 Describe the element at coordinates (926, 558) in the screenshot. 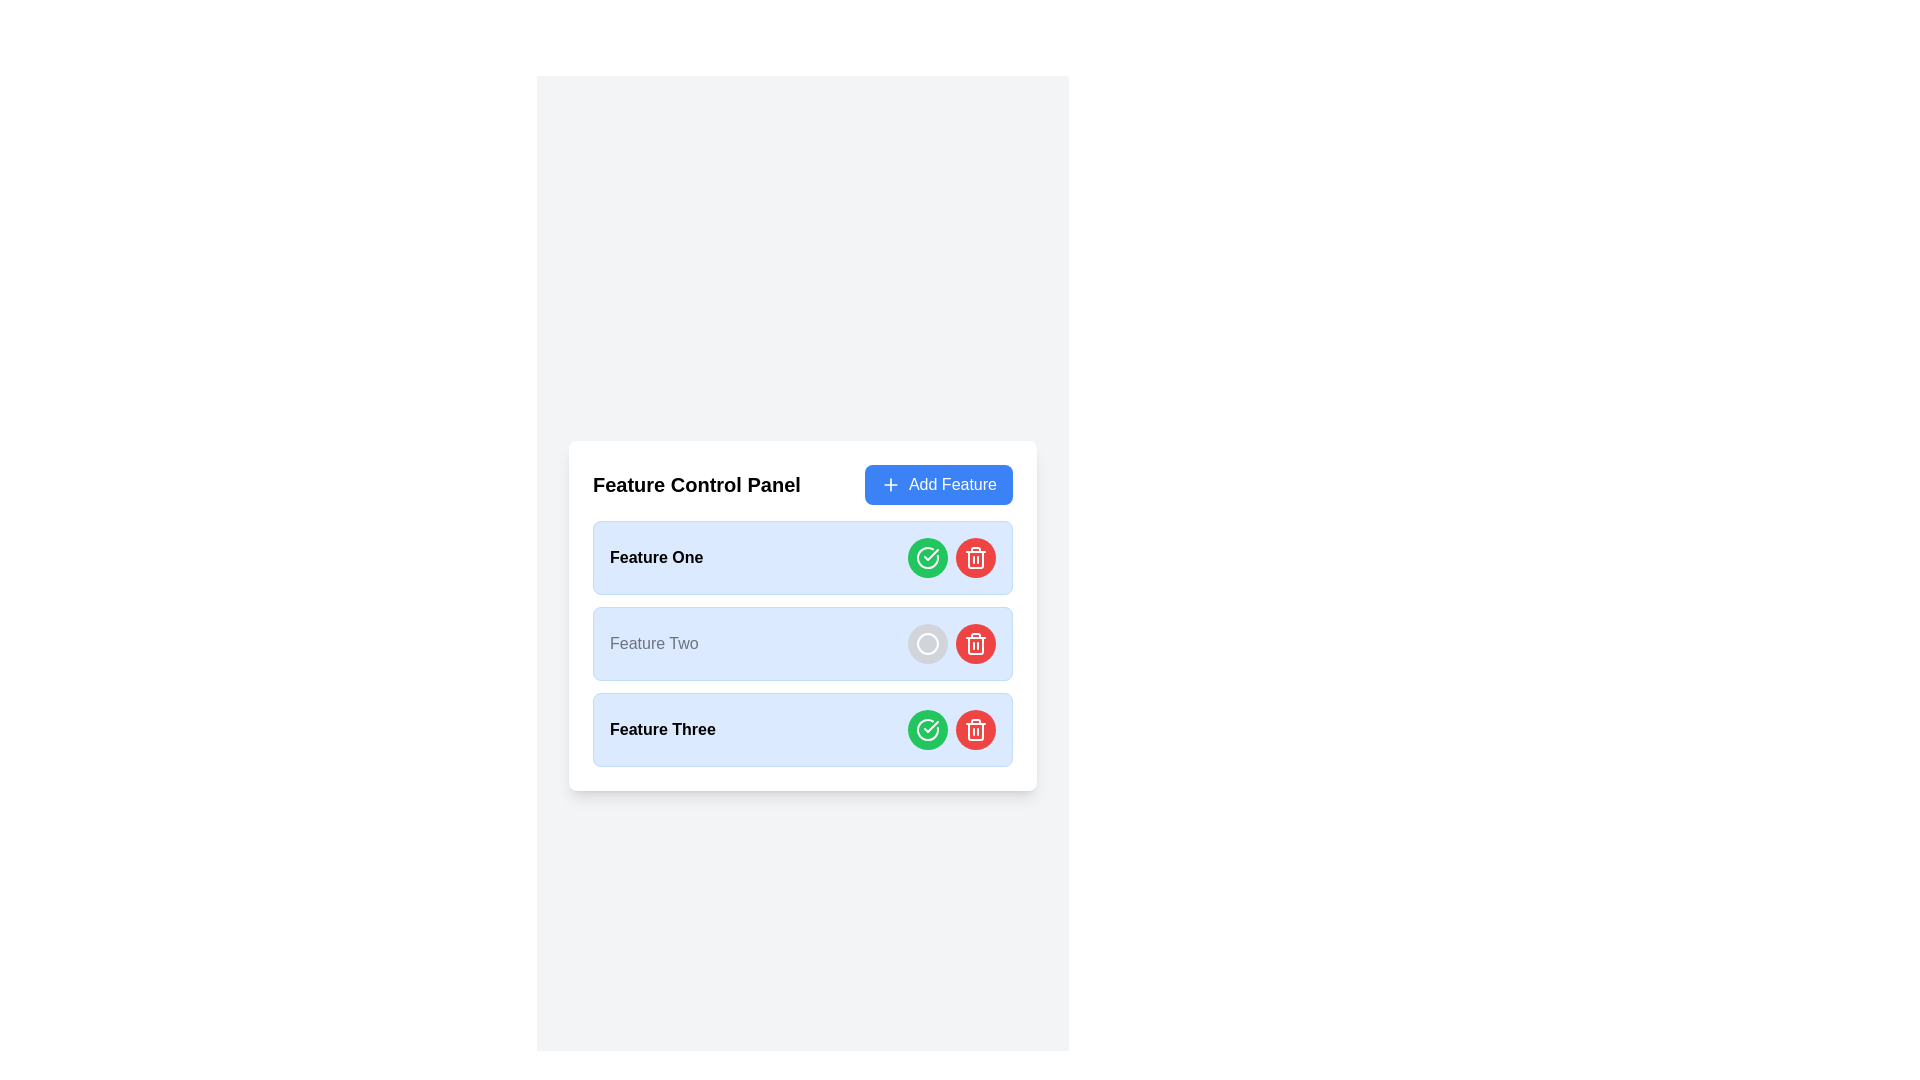

I see `the circular green Icon button with a white checkmark inside, located in the Feature Control Panel next to 'Feature One'` at that location.